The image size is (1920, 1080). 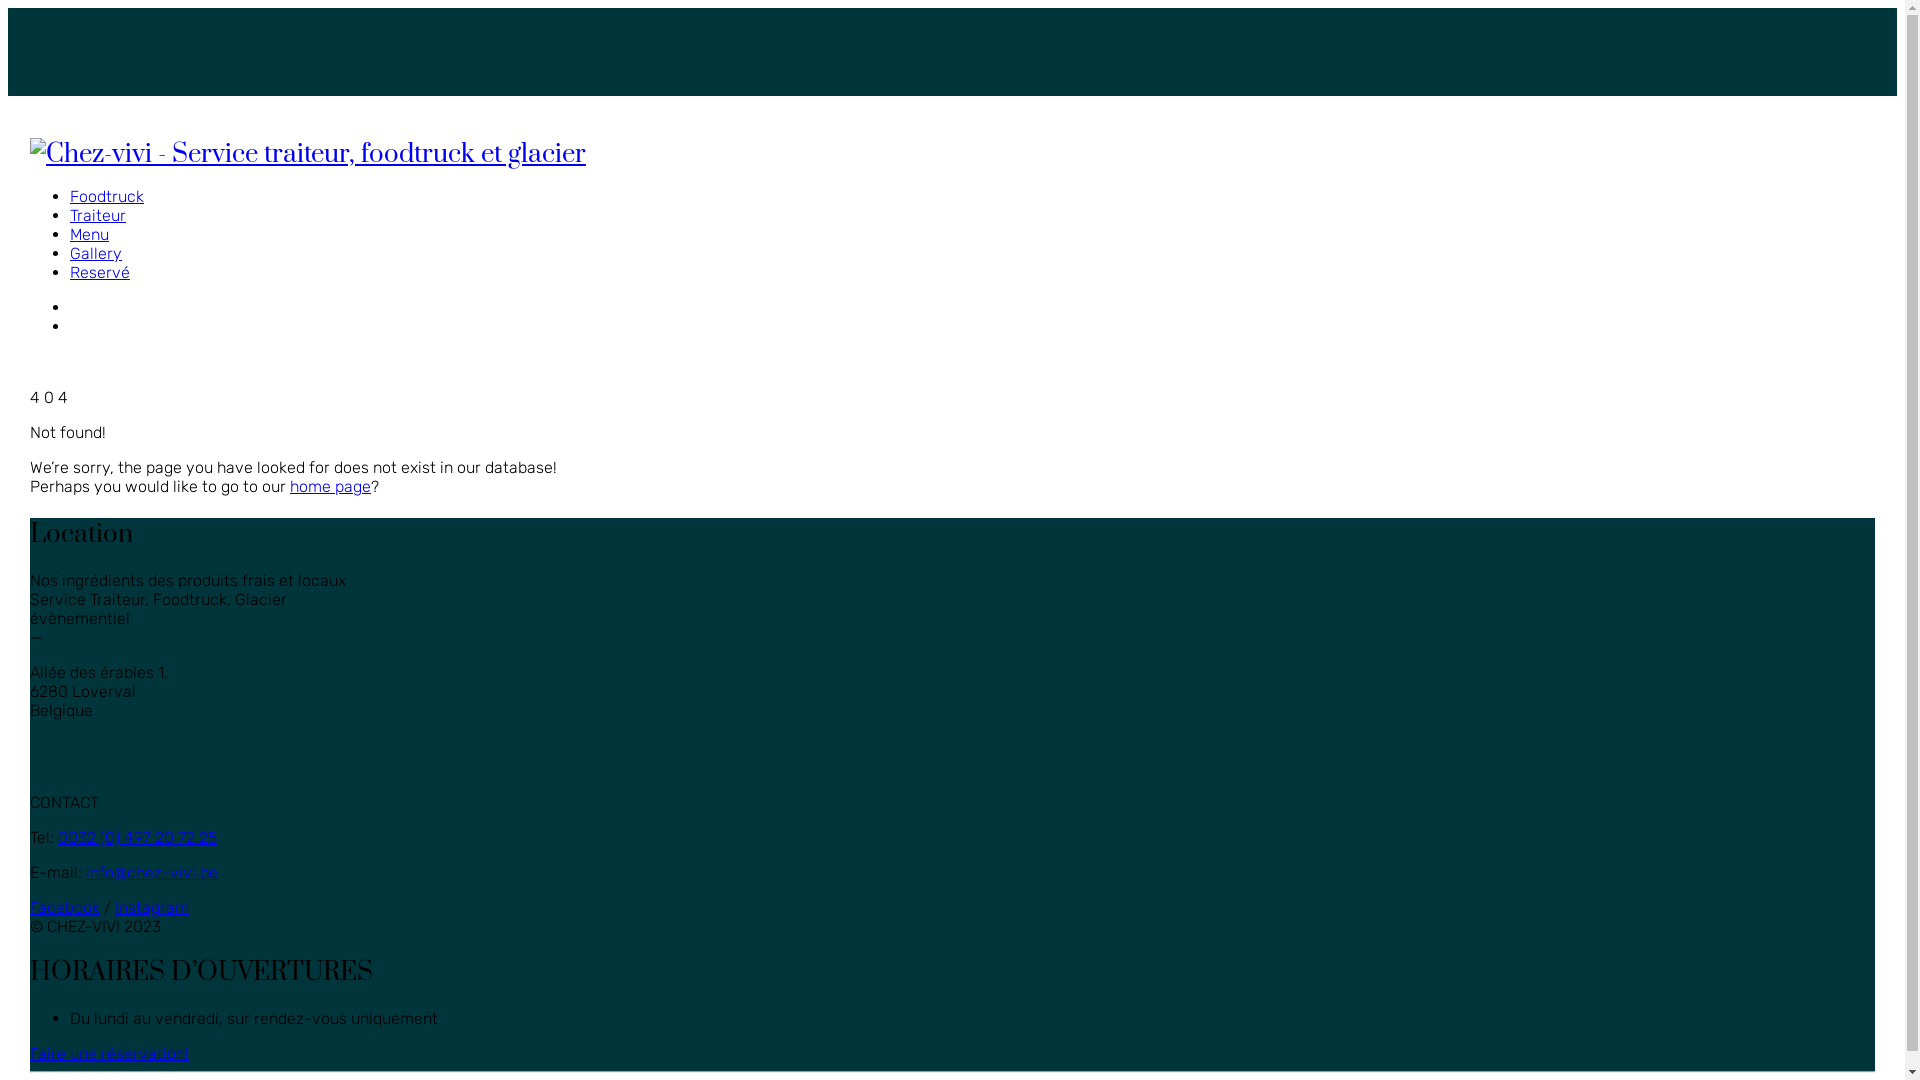 What do you see at coordinates (330, 486) in the screenshot?
I see `'home page'` at bounding box center [330, 486].